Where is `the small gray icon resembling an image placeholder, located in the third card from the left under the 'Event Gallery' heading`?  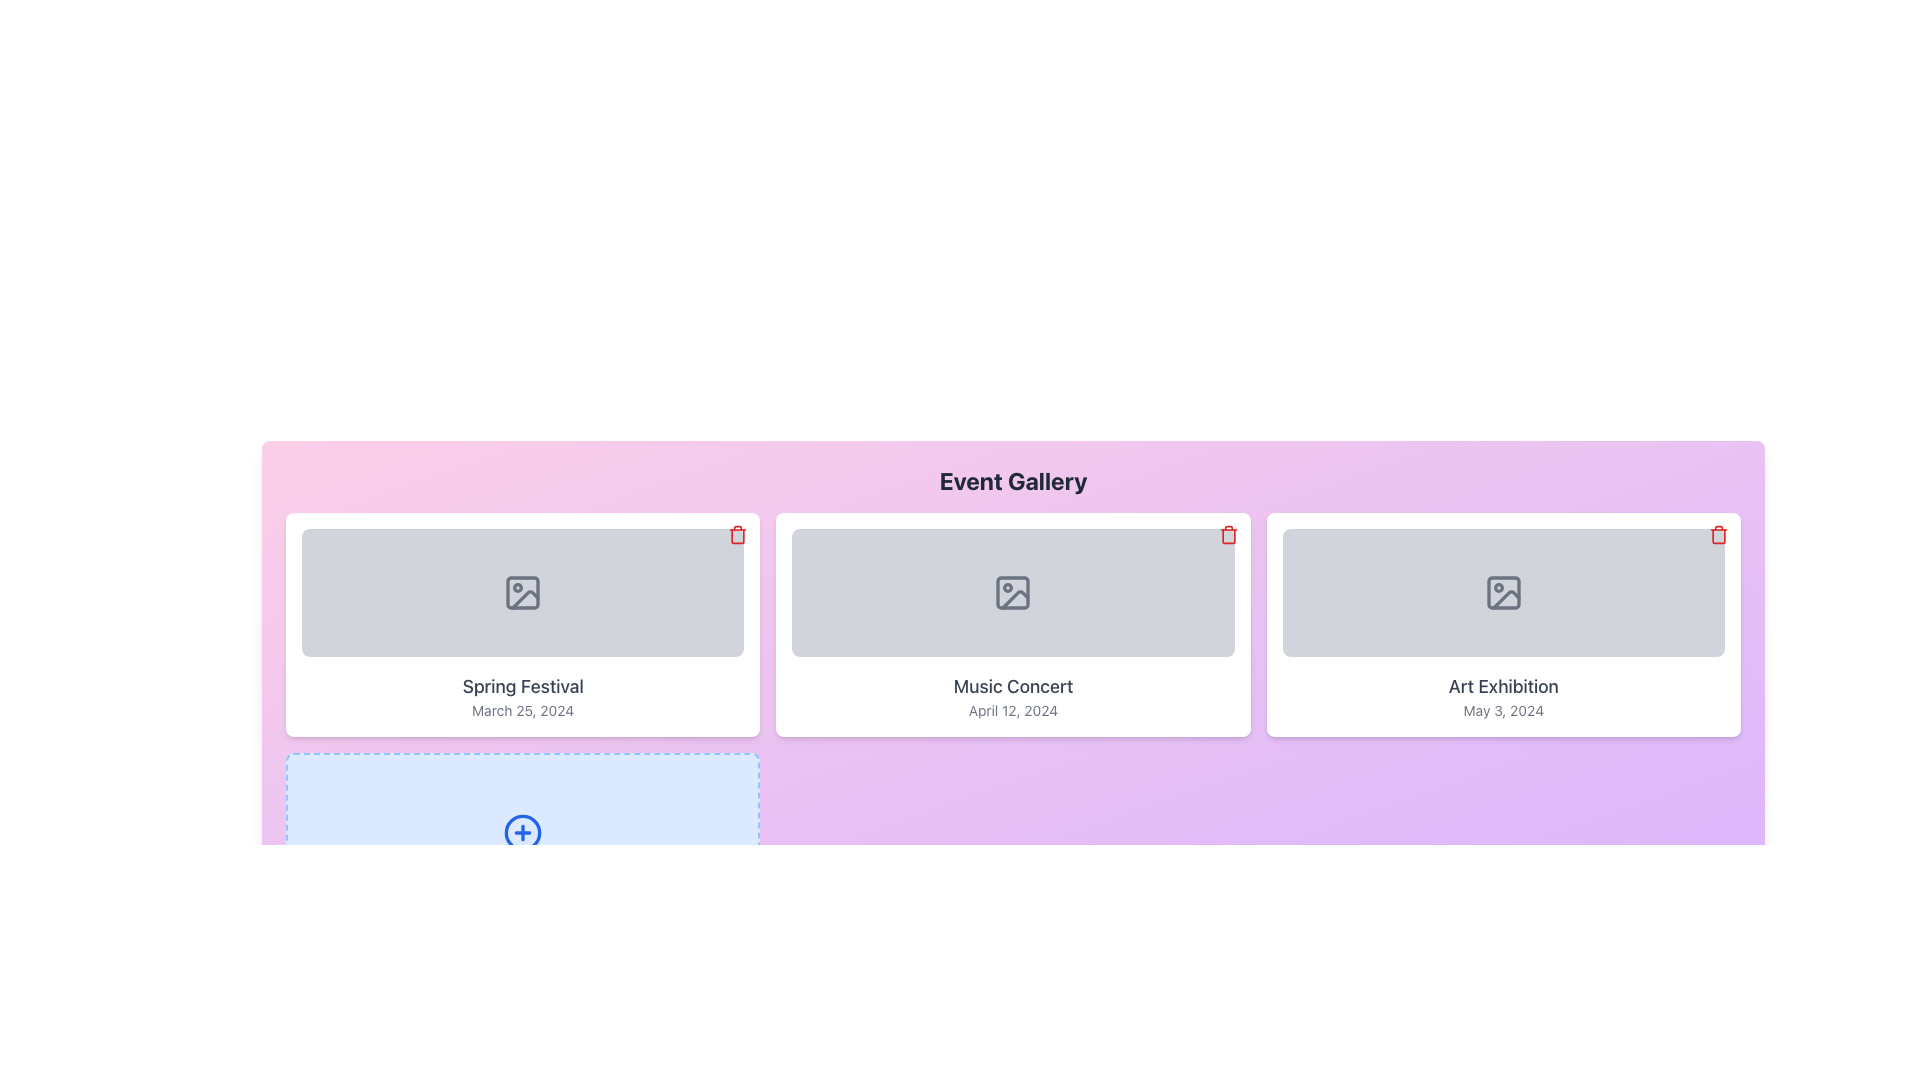
the small gray icon resembling an image placeholder, located in the third card from the left under the 'Event Gallery' heading is located at coordinates (1503, 592).